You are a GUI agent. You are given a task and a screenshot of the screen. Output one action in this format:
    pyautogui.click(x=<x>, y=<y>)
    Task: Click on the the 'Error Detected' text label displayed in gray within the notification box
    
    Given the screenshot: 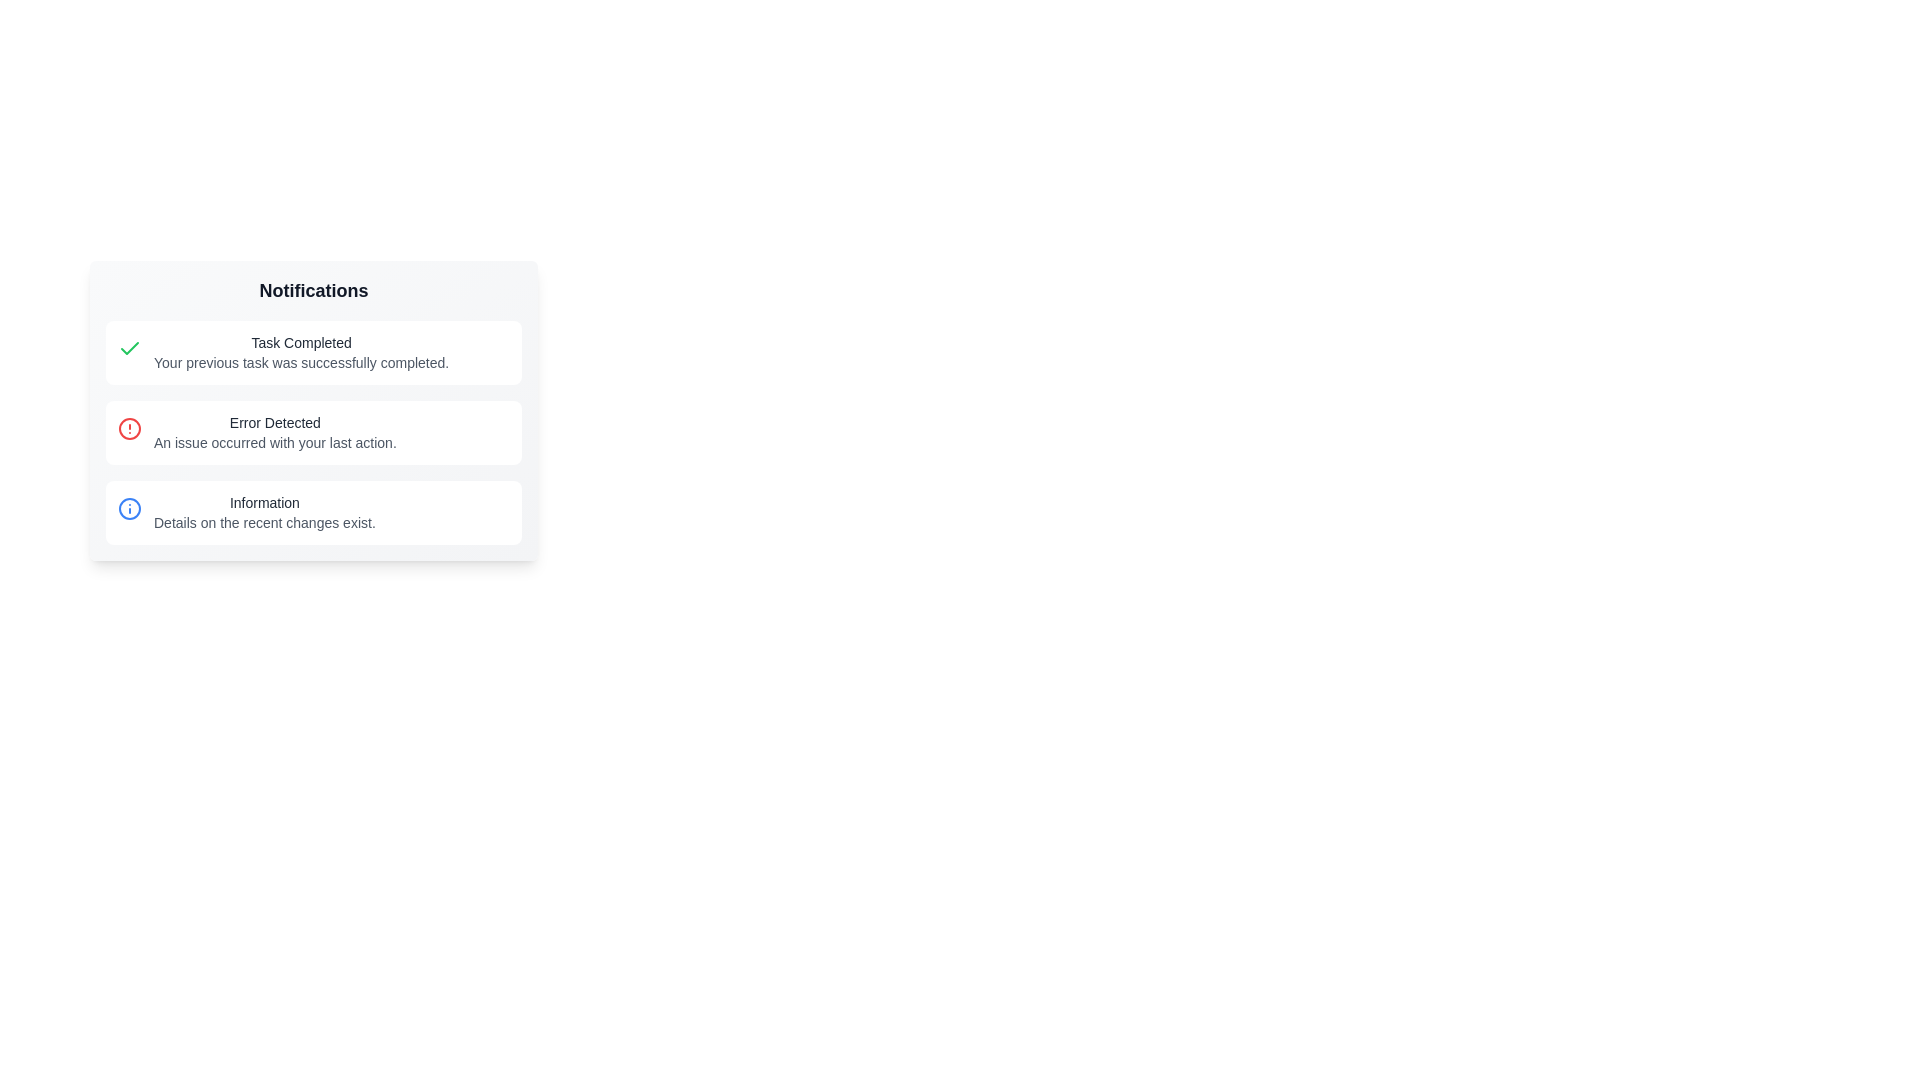 What is the action you would take?
    pyautogui.click(x=274, y=422)
    